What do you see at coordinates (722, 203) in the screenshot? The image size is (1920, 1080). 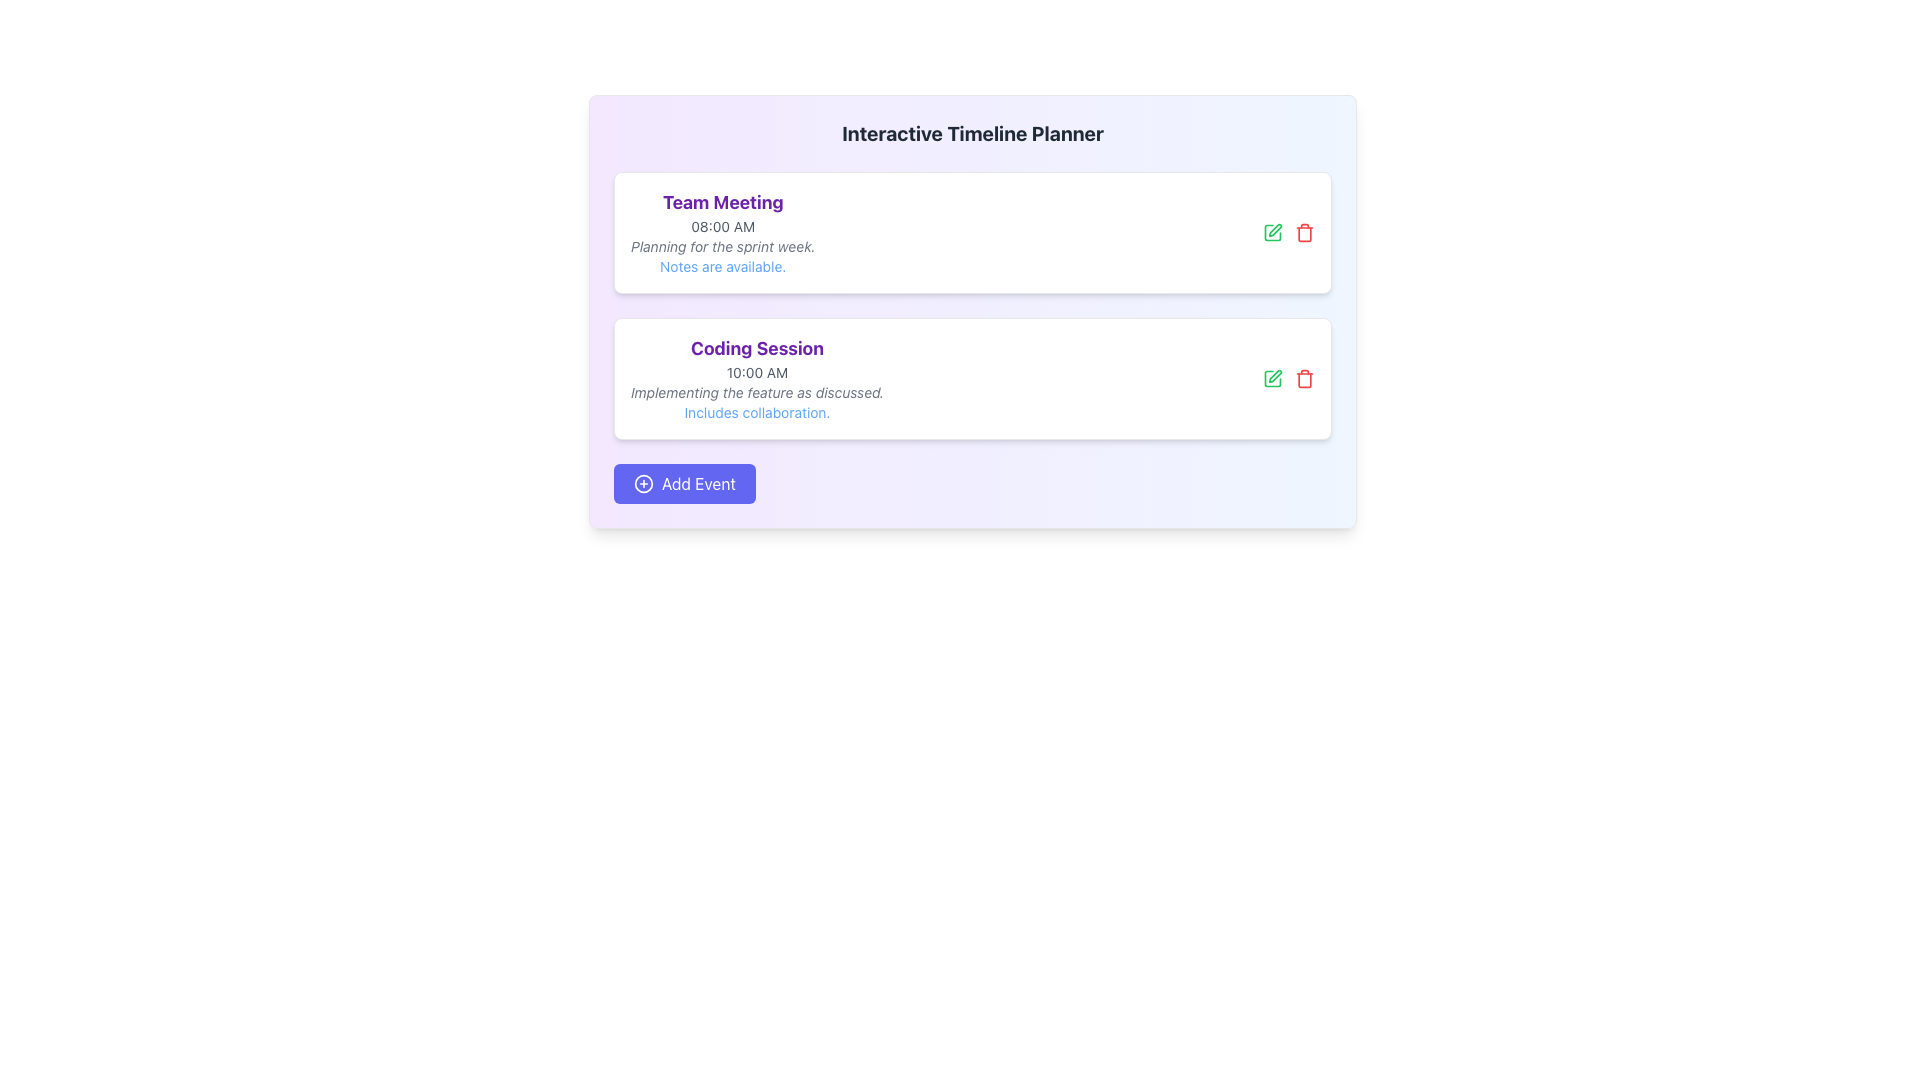 I see `the non-interactive header label for the 'Team Meeting' section, which is positioned above the time '08:00 AM' and description text` at bounding box center [722, 203].